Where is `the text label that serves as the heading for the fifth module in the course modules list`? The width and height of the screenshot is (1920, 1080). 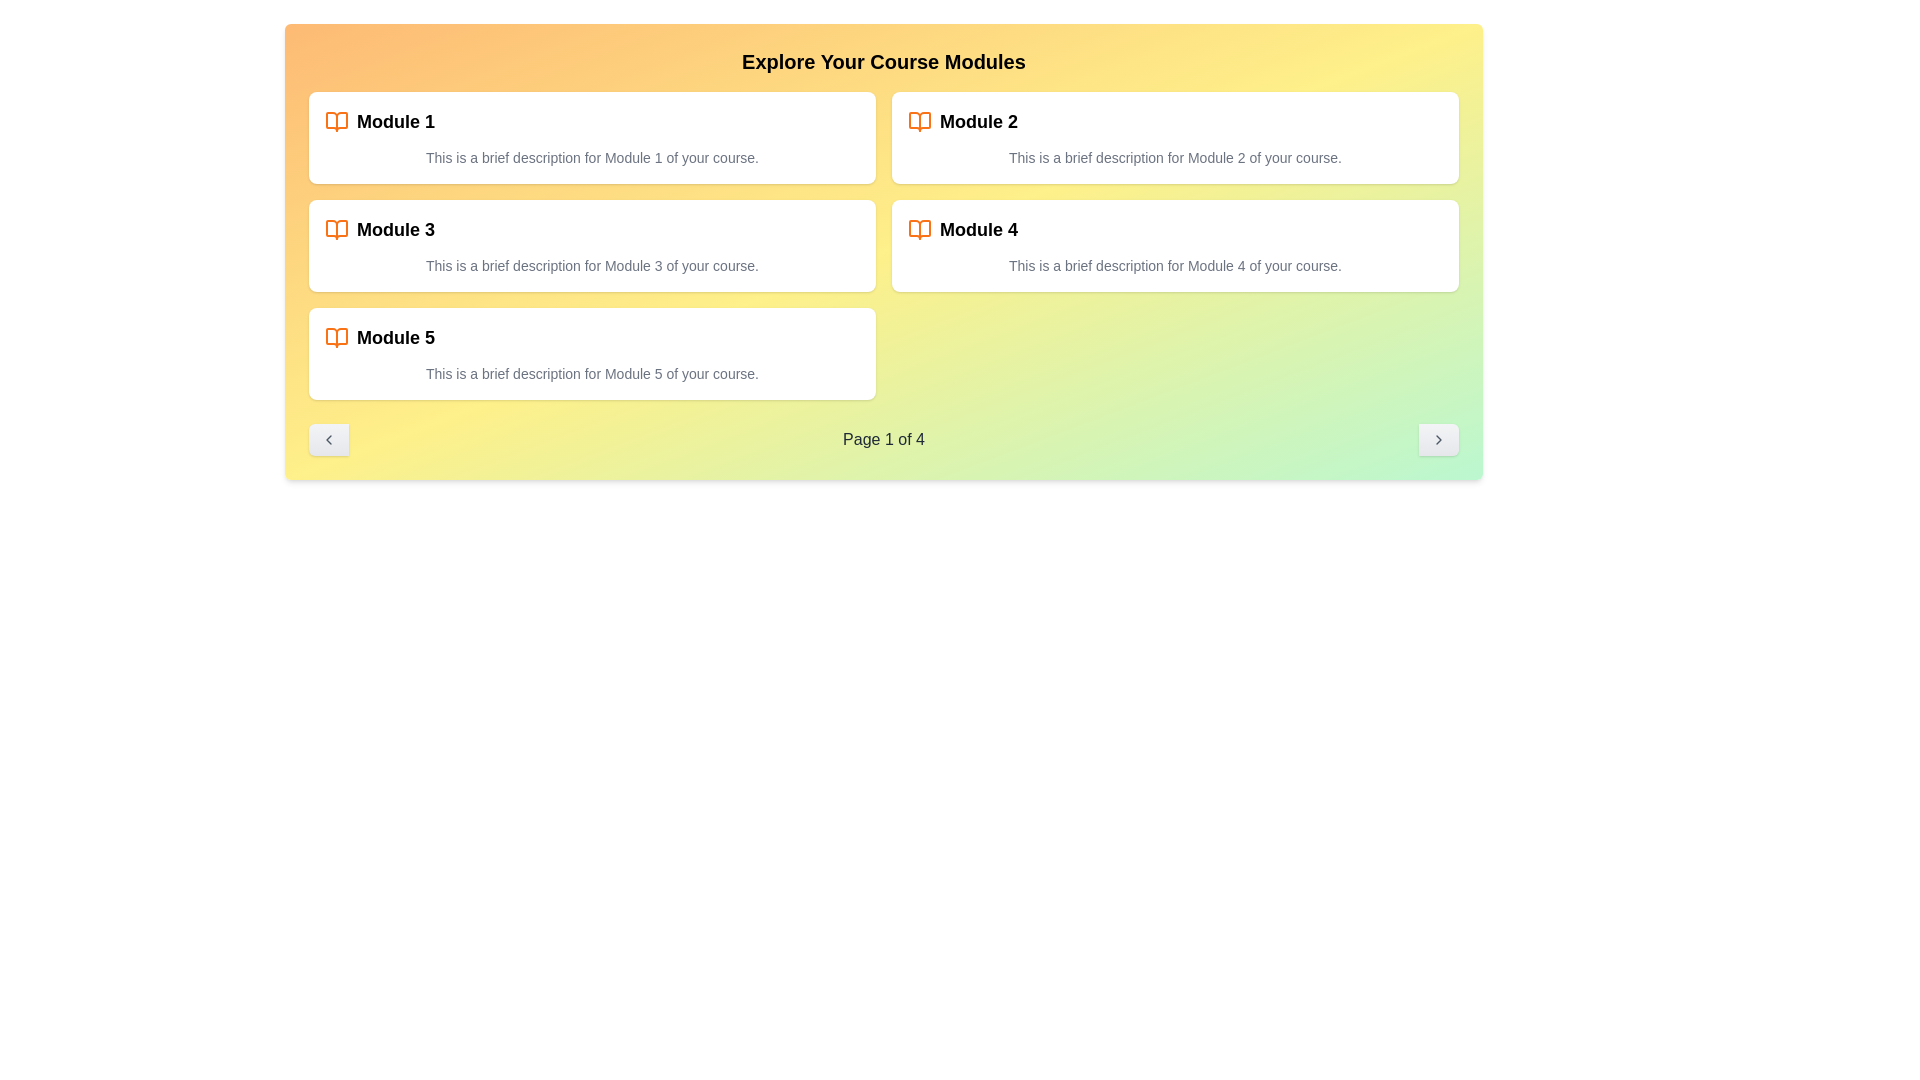 the text label that serves as the heading for the fifth module in the course modules list is located at coordinates (396, 337).